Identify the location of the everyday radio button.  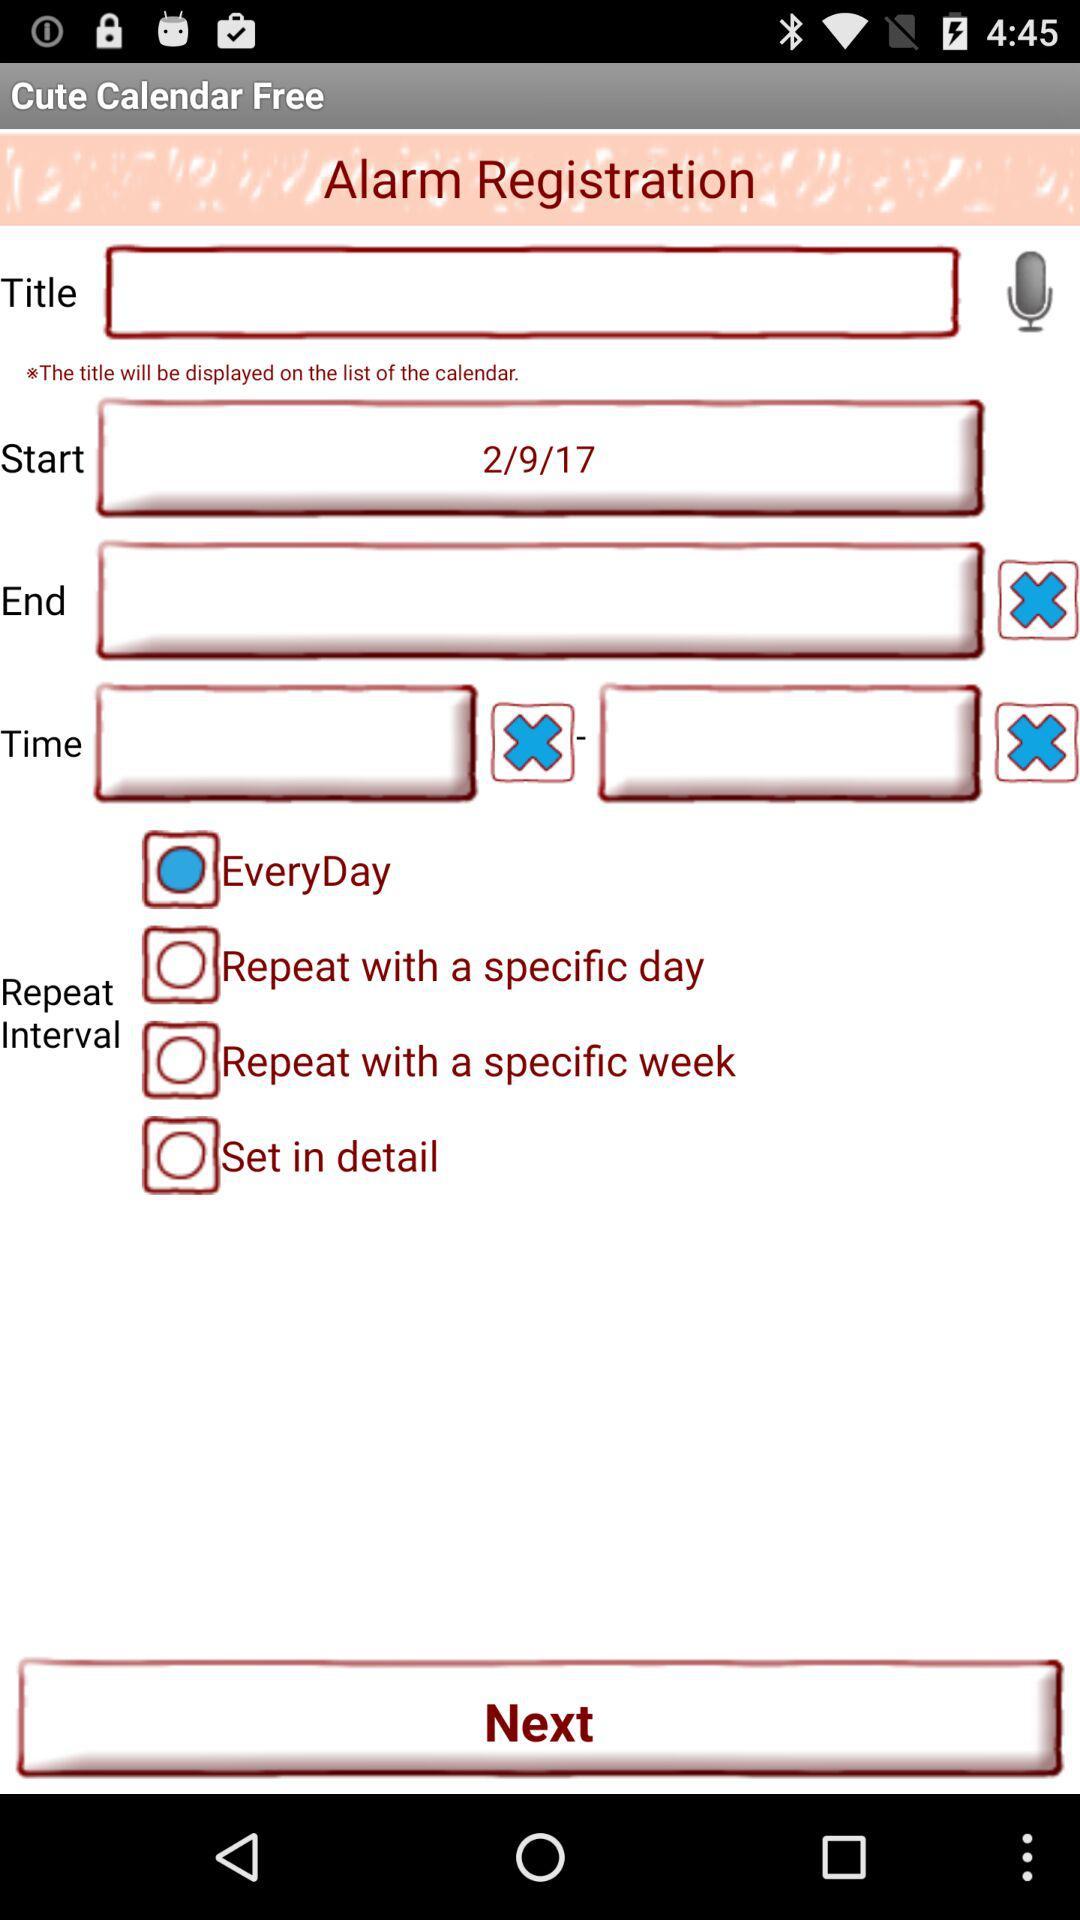
(265, 869).